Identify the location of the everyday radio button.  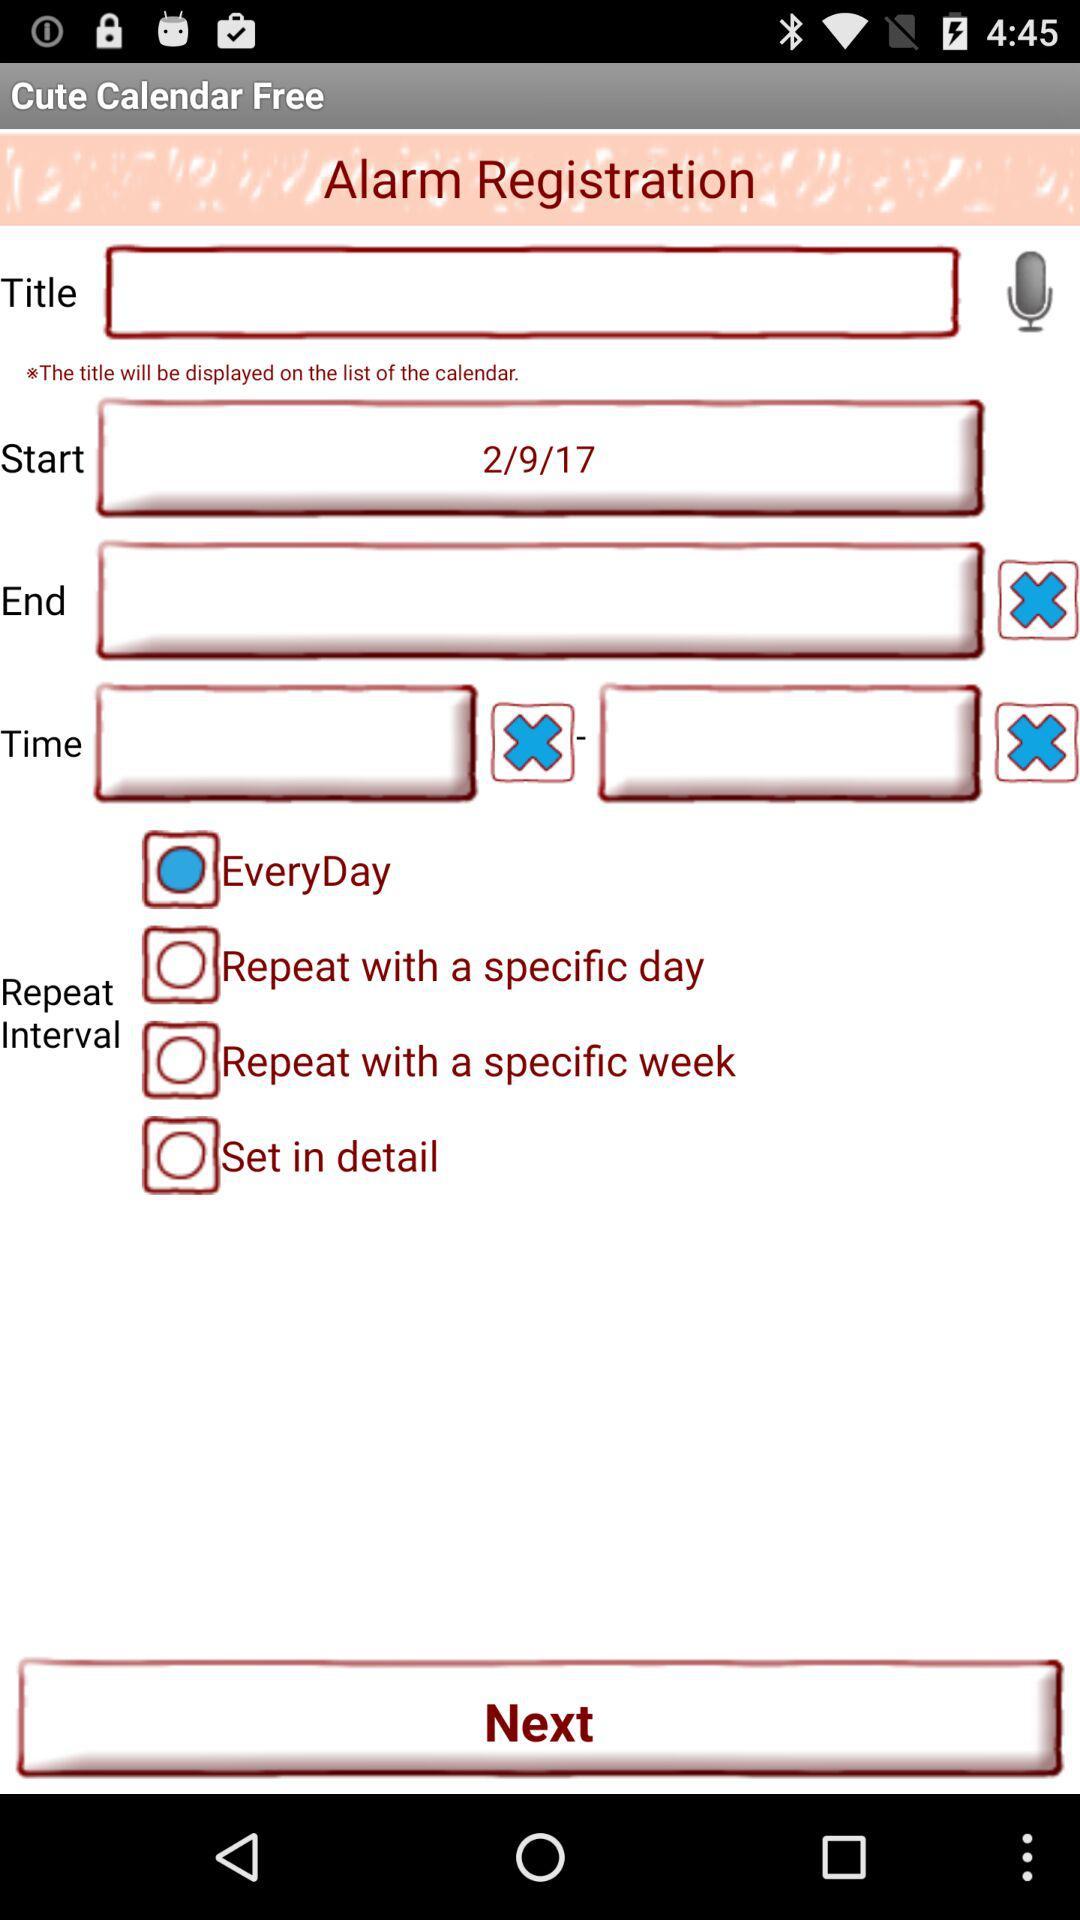
(265, 869).